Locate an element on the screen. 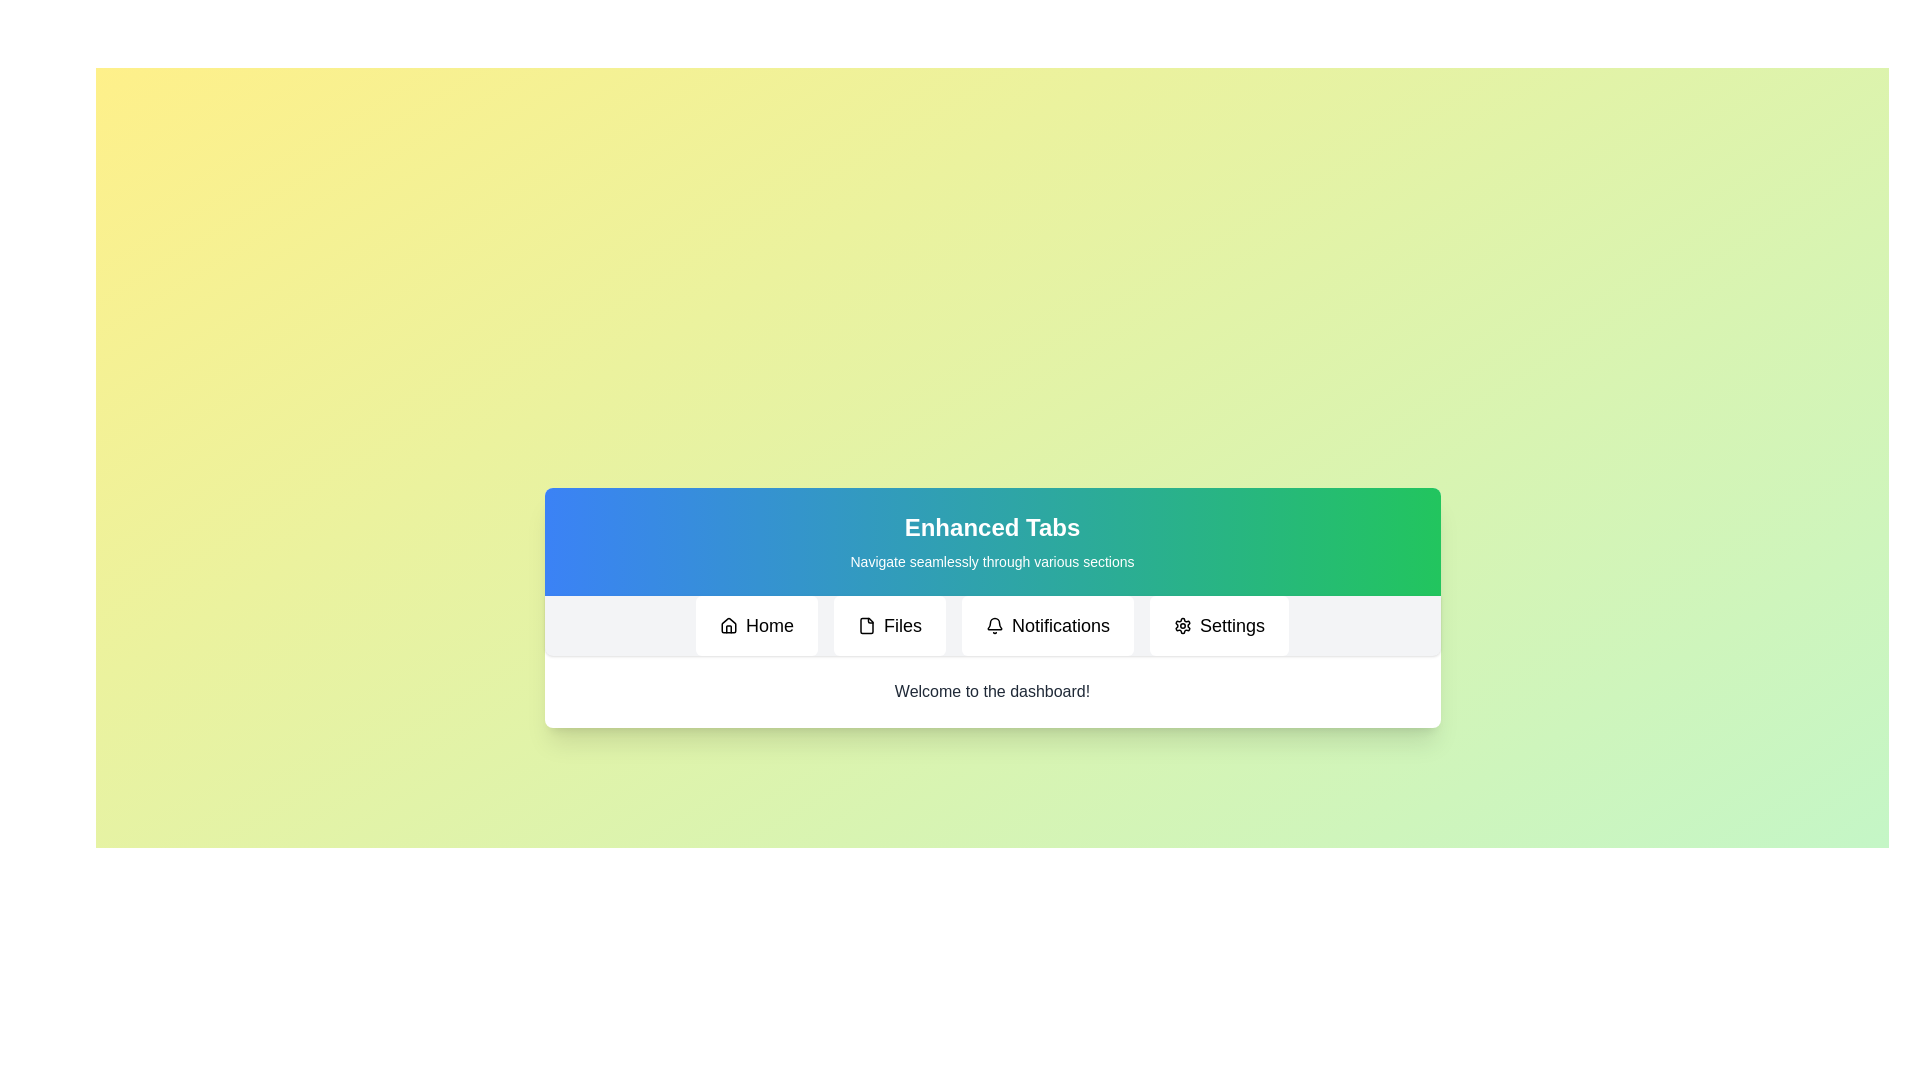 This screenshot has width=1920, height=1080. the 'Files' icon in the navigation bar, which is located between the 'Home' and 'Notifications' icons is located at coordinates (866, 624).